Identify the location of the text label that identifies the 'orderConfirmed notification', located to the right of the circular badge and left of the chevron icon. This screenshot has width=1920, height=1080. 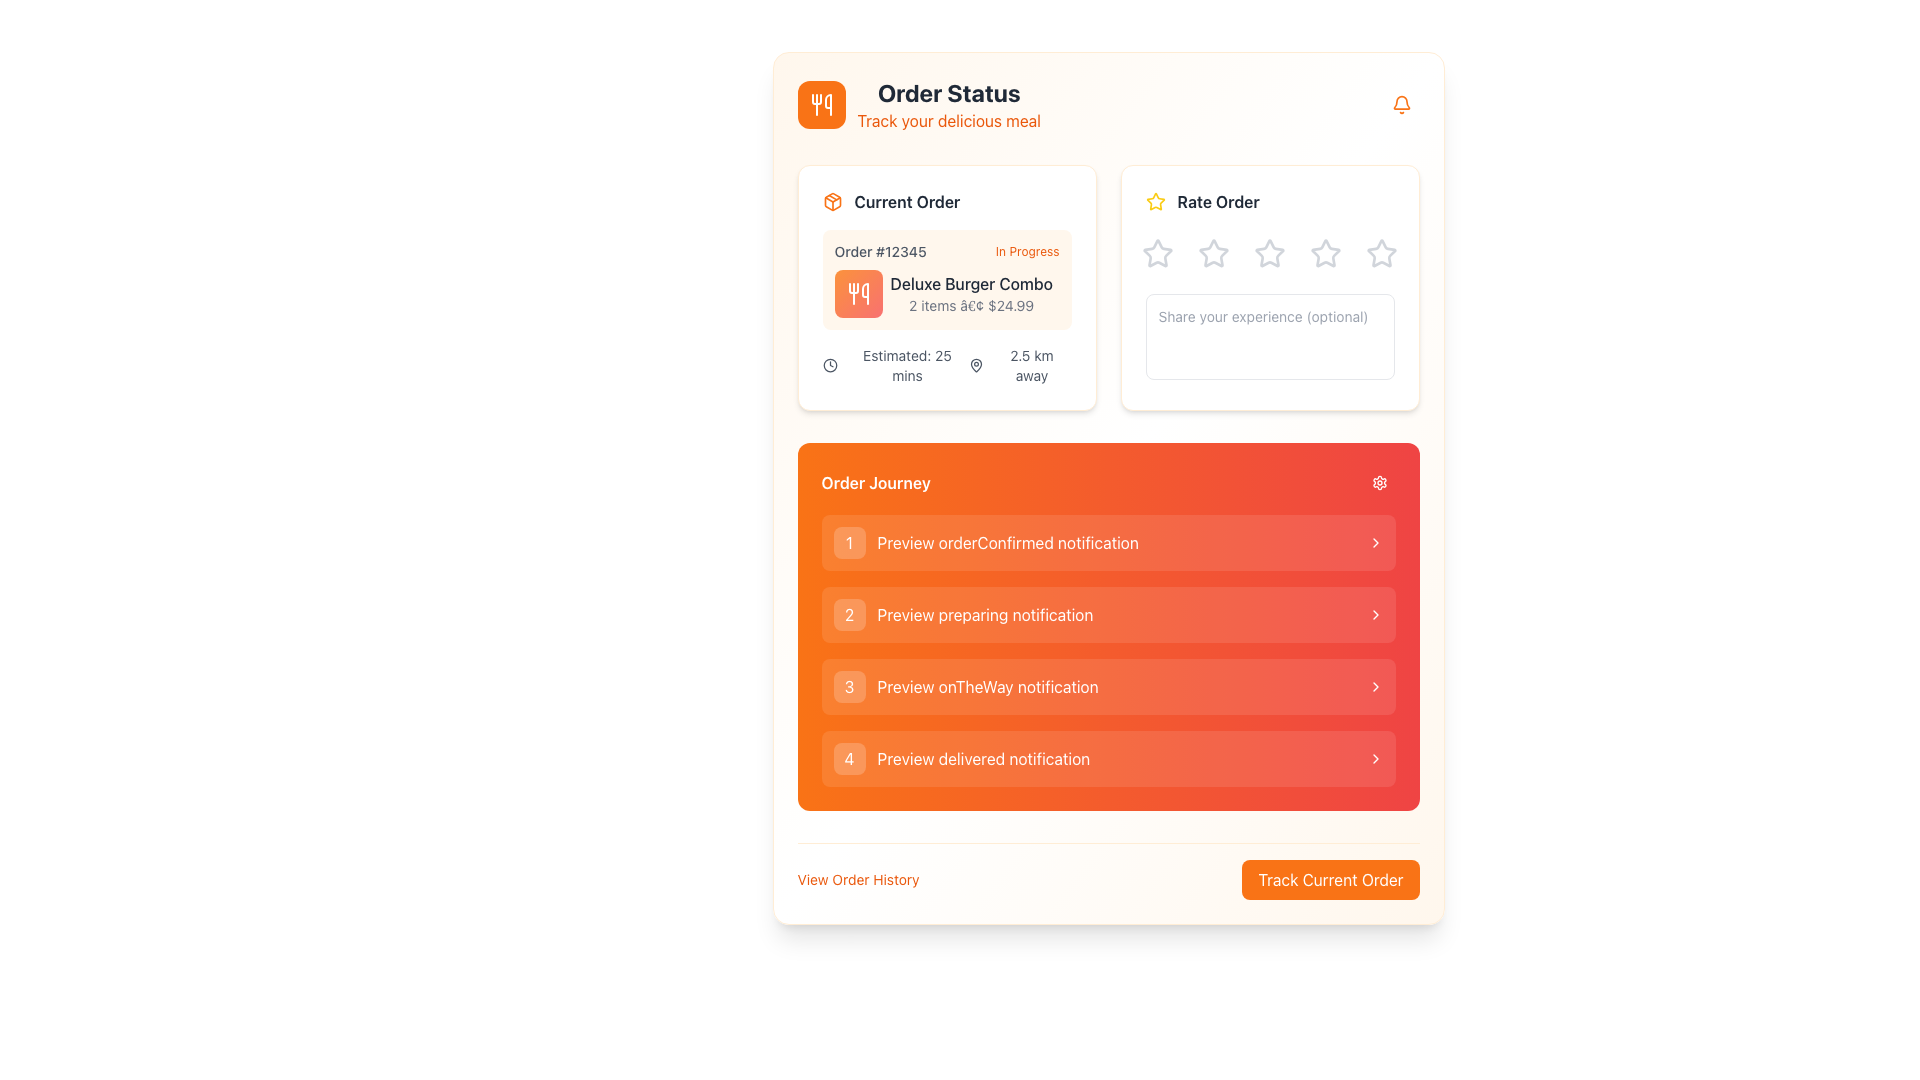
(1115, 543).